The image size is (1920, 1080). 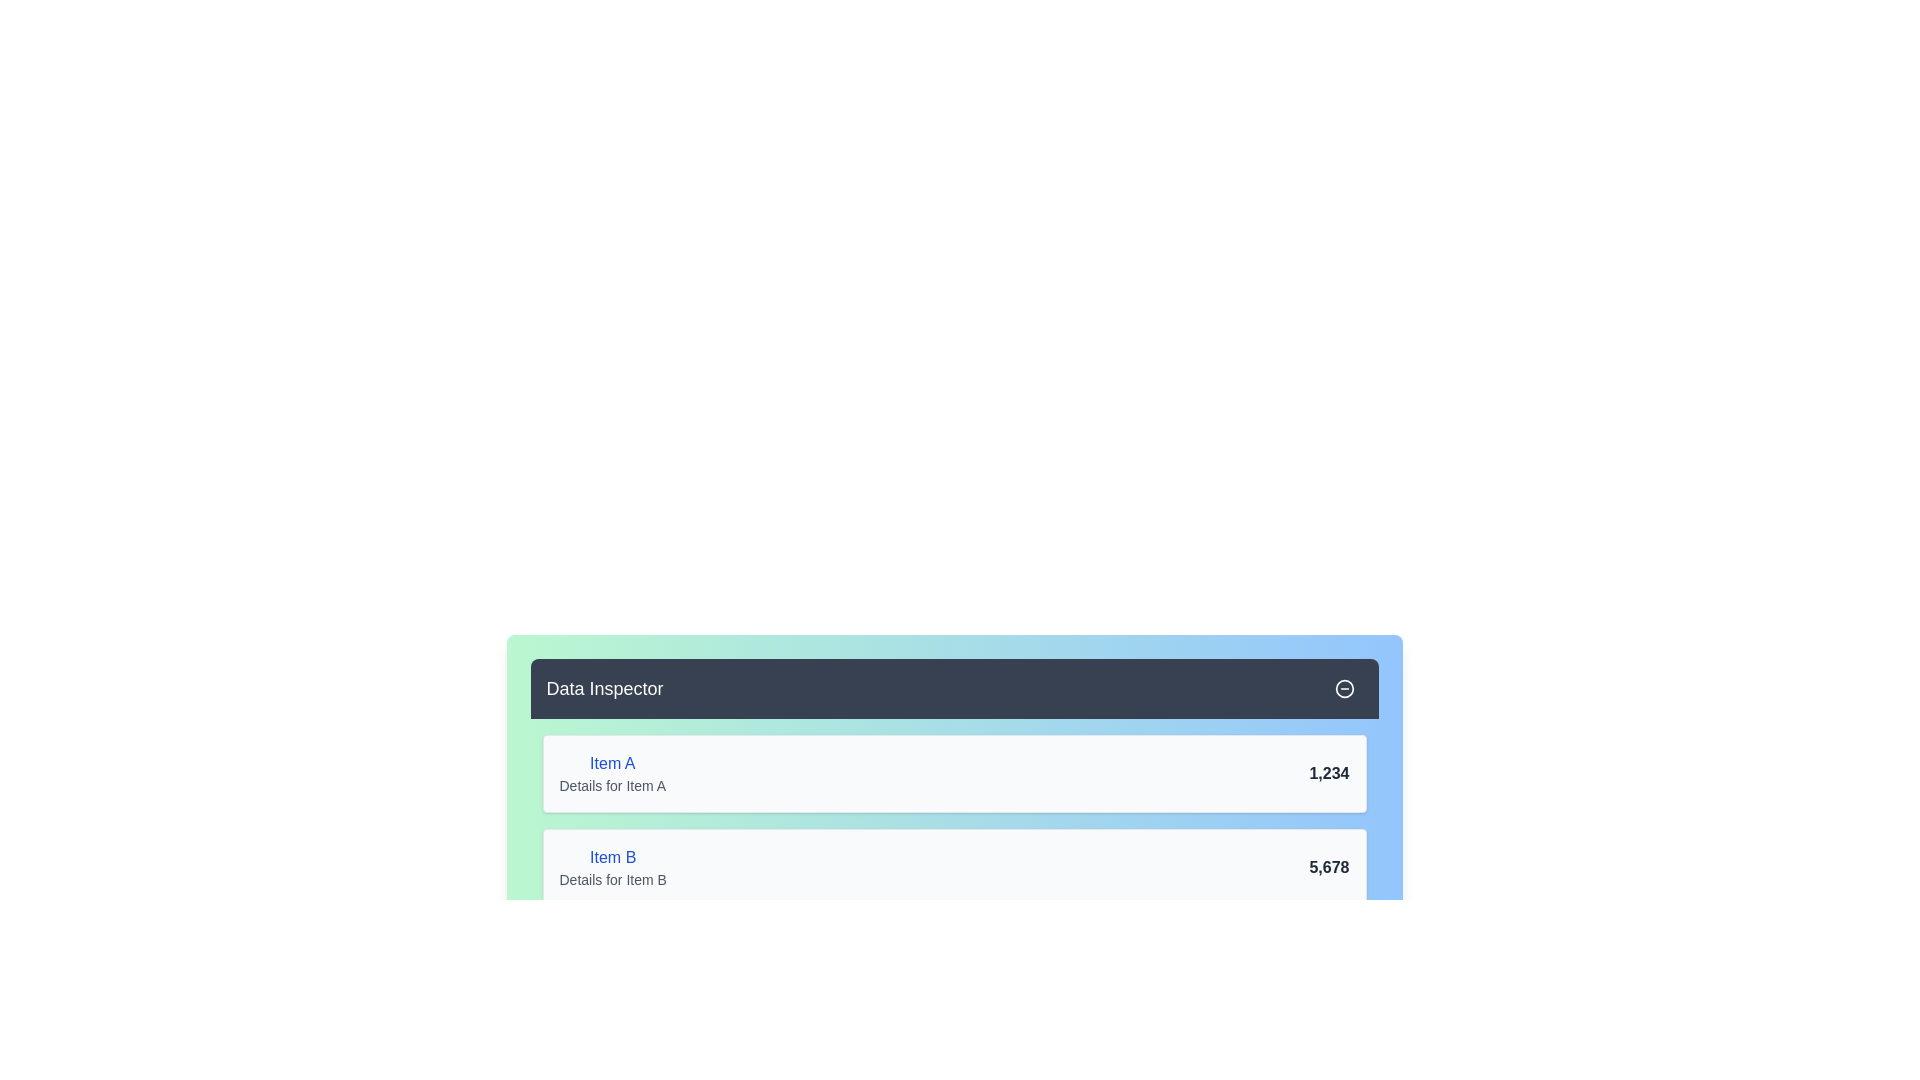 I want to click on the minus icon button located on the far-right side of the horizontal toolbar at the top of the card, so click(x=1344, y=688).